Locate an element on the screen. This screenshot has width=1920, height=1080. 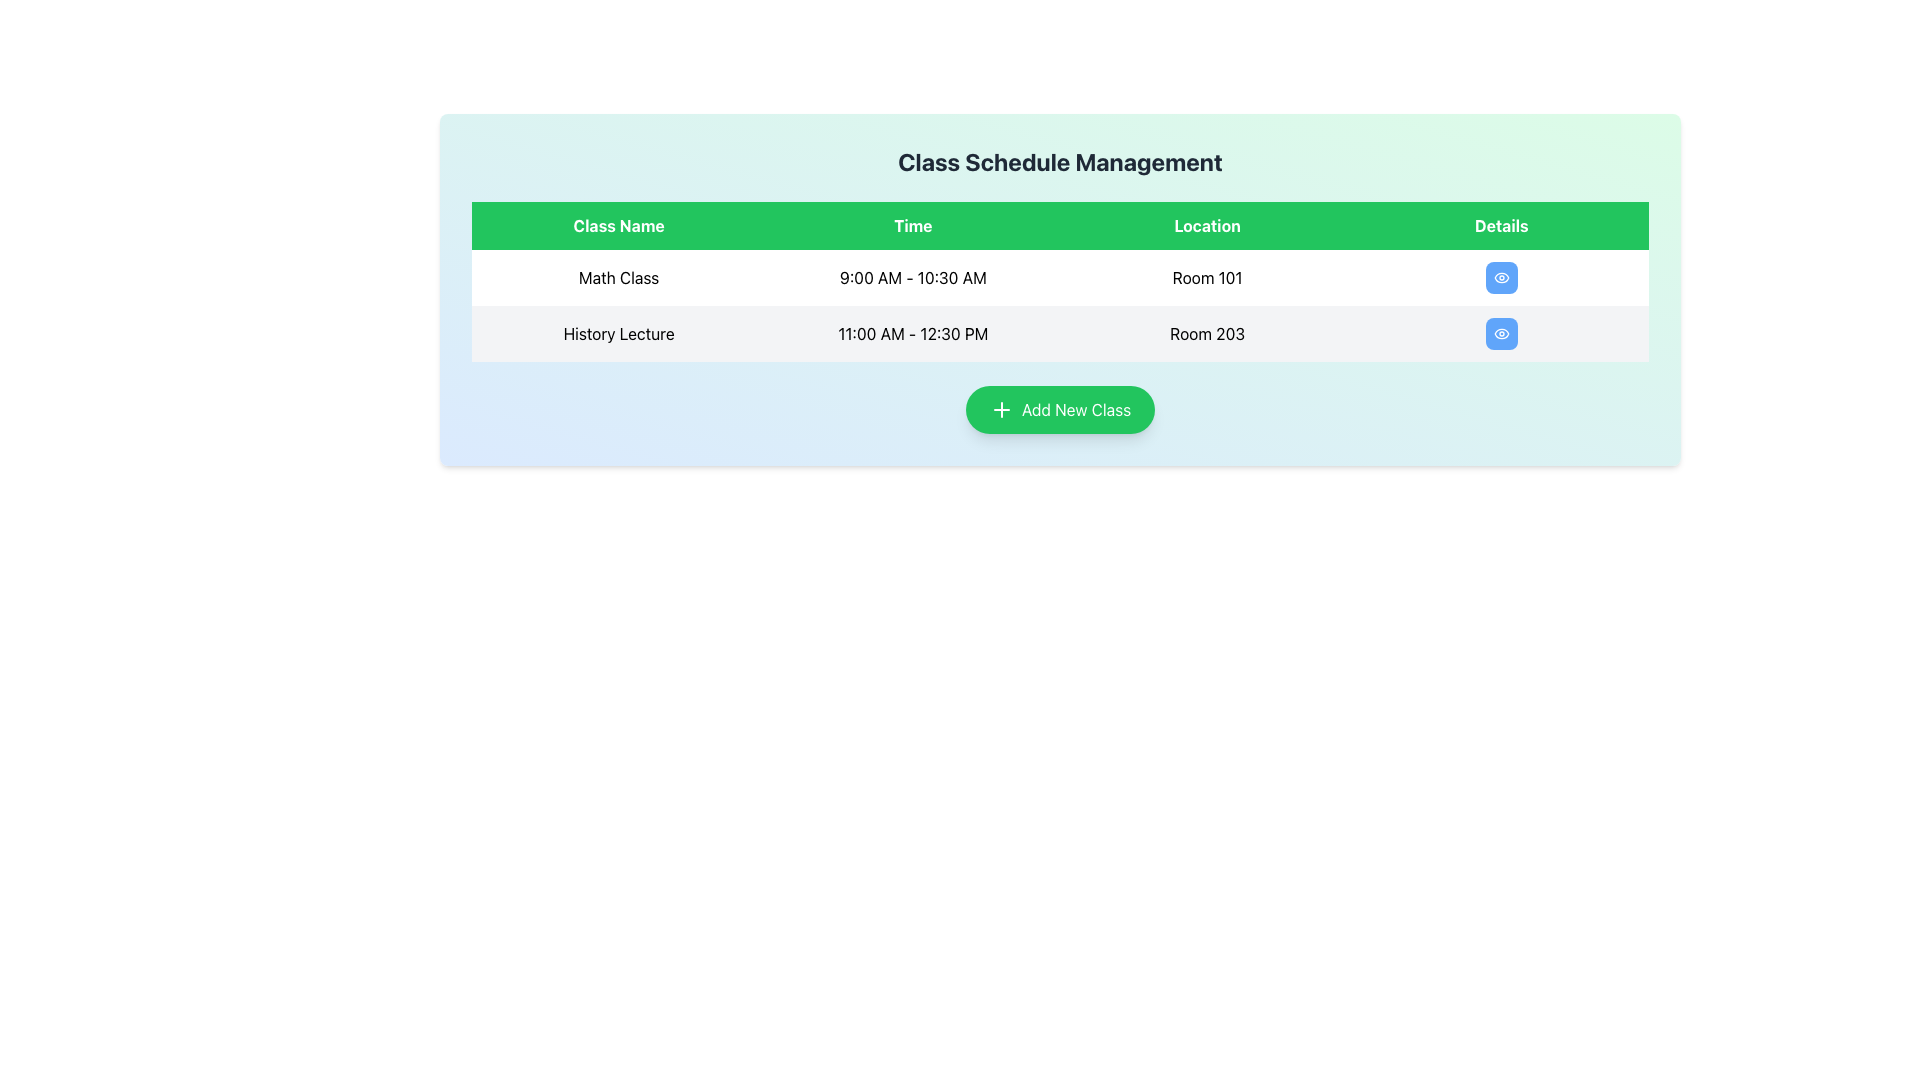
the second row of the schedule table that contains information about a specific activity is located at coordinates (1059, 333).